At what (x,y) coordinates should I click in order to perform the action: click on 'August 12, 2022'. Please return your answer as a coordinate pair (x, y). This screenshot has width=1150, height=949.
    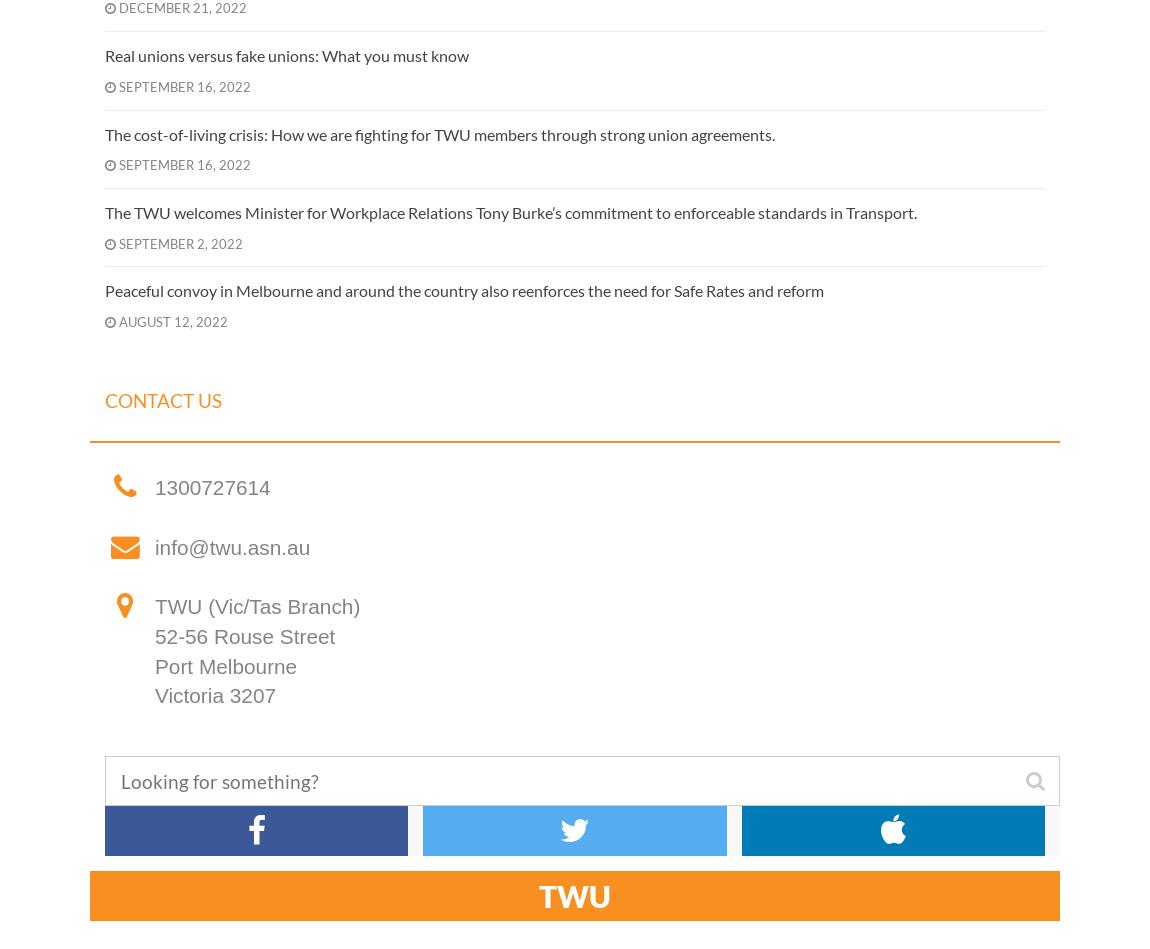
    Looking at the image, I should click on (171, 321).